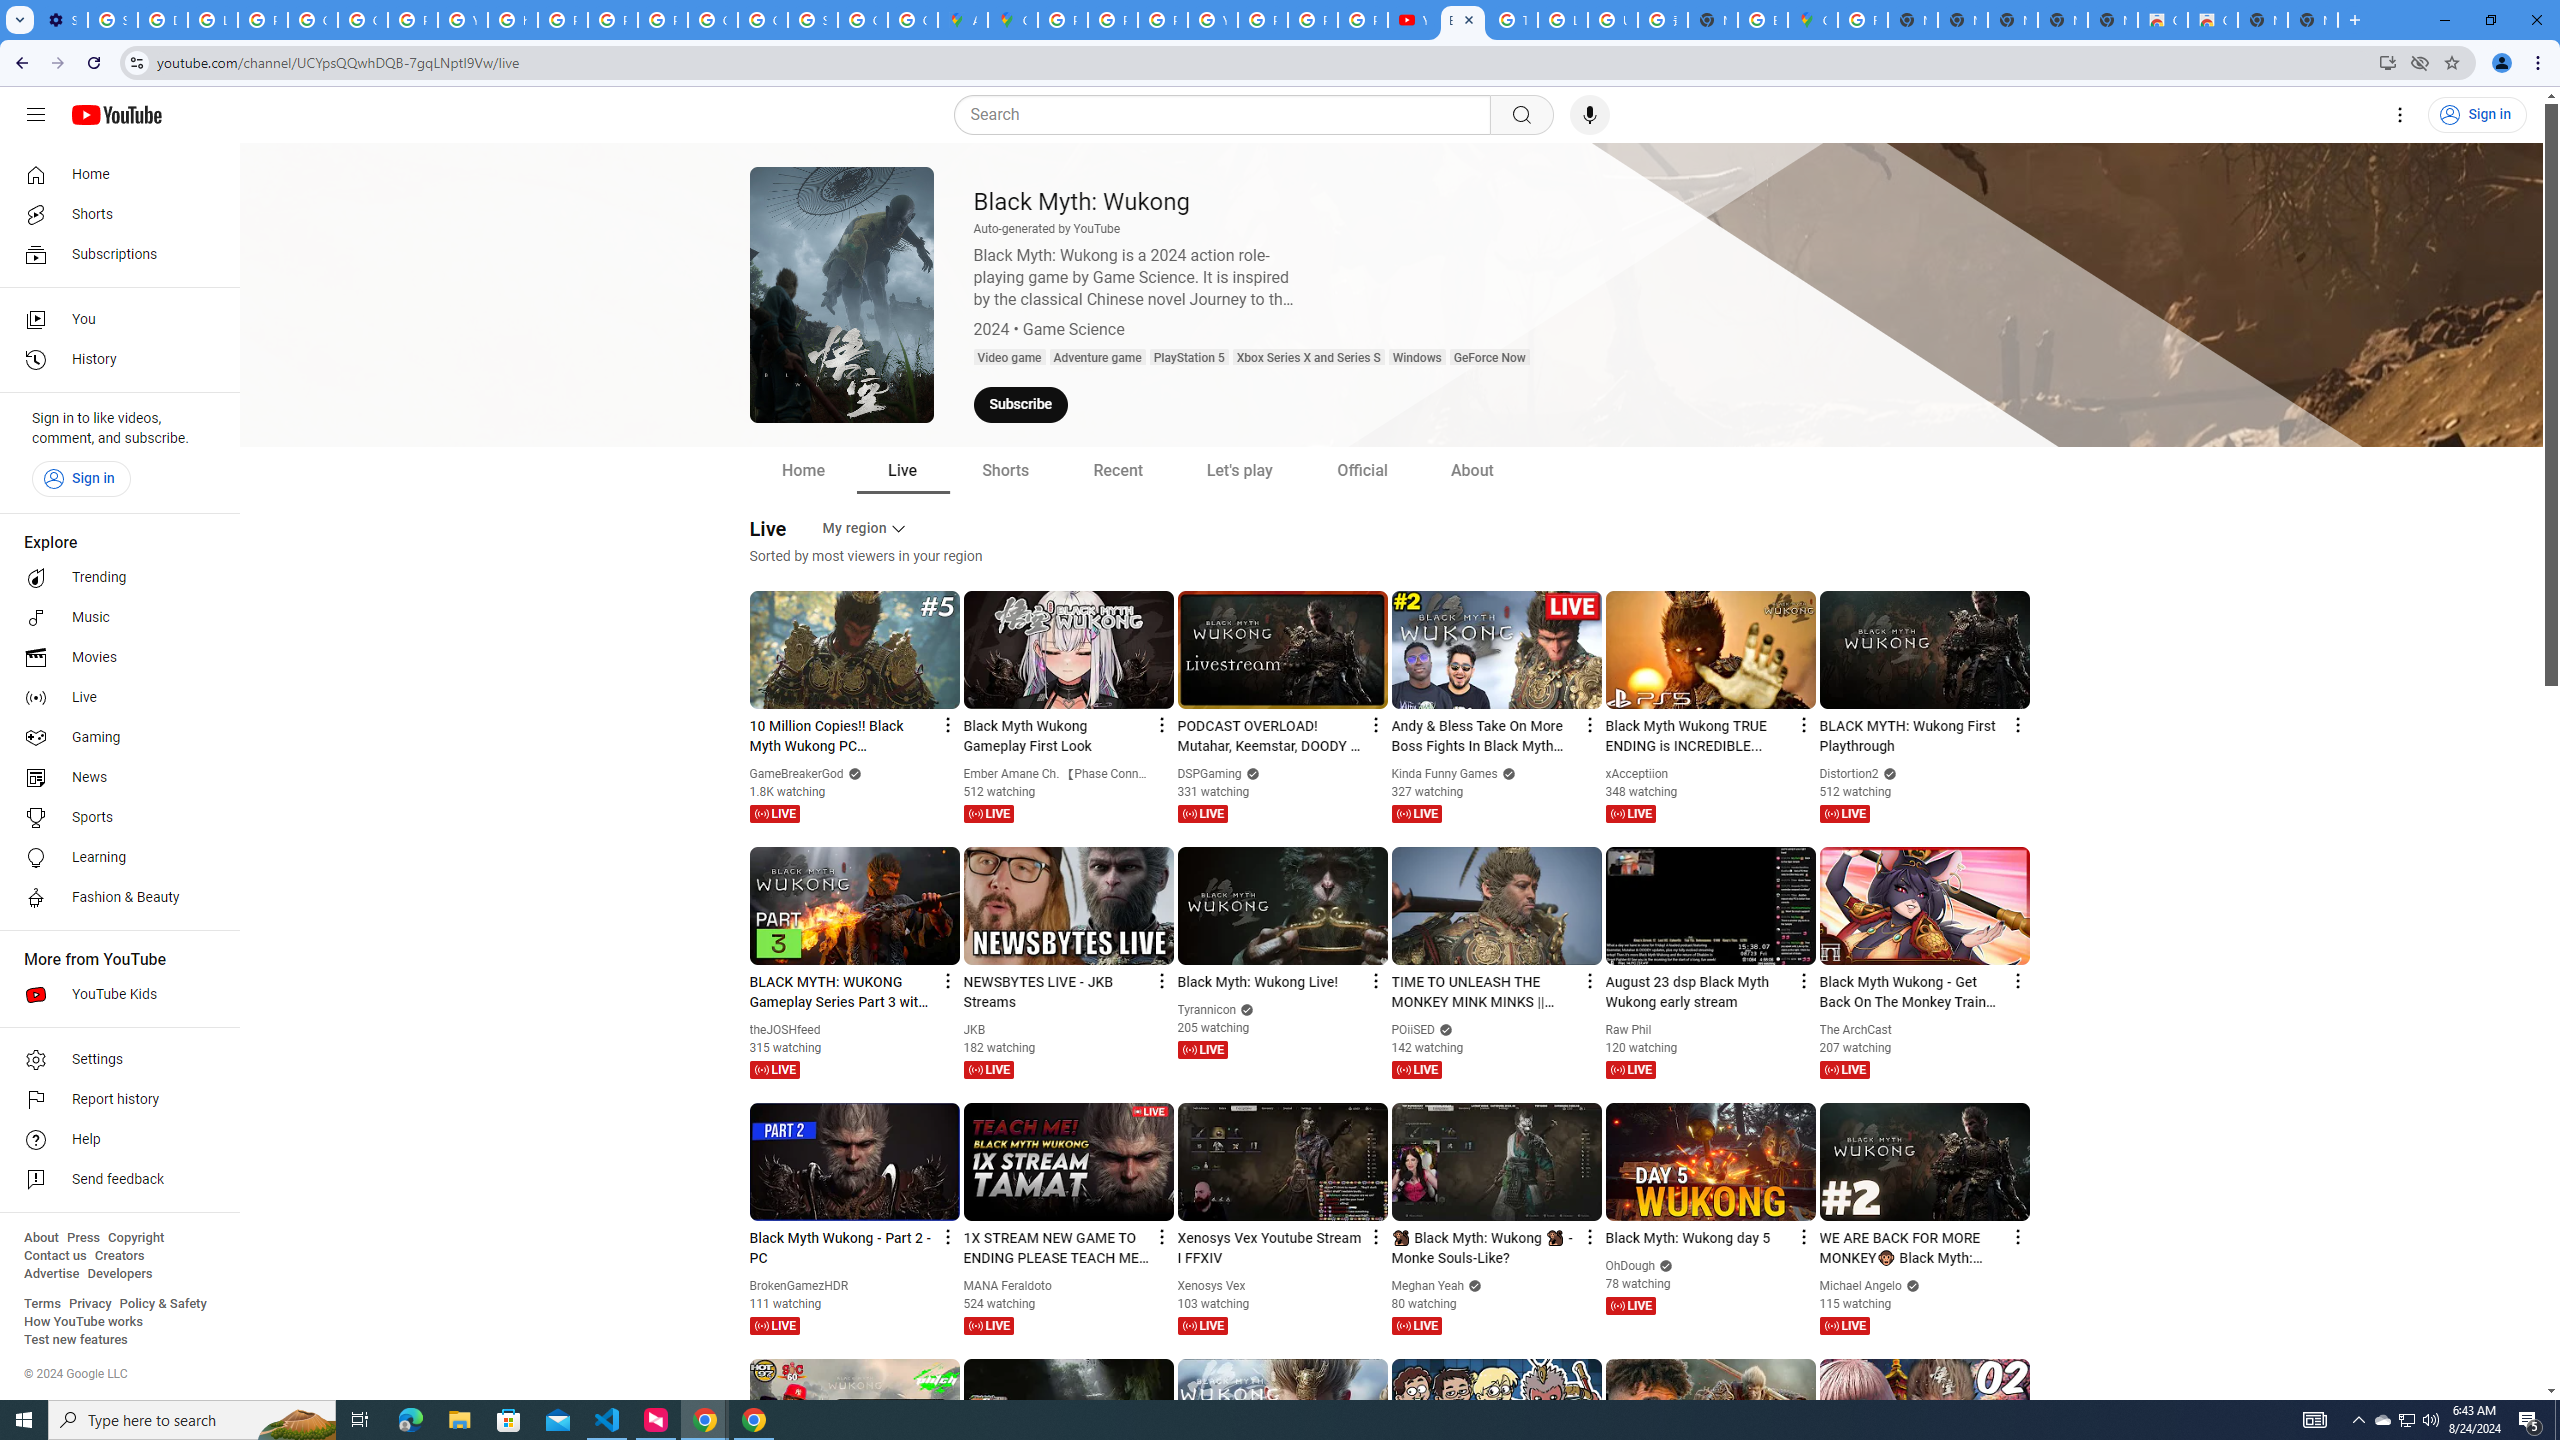 This screenshot has width=2560, height=1440. I want to click on 'Music', so click(113, 616).